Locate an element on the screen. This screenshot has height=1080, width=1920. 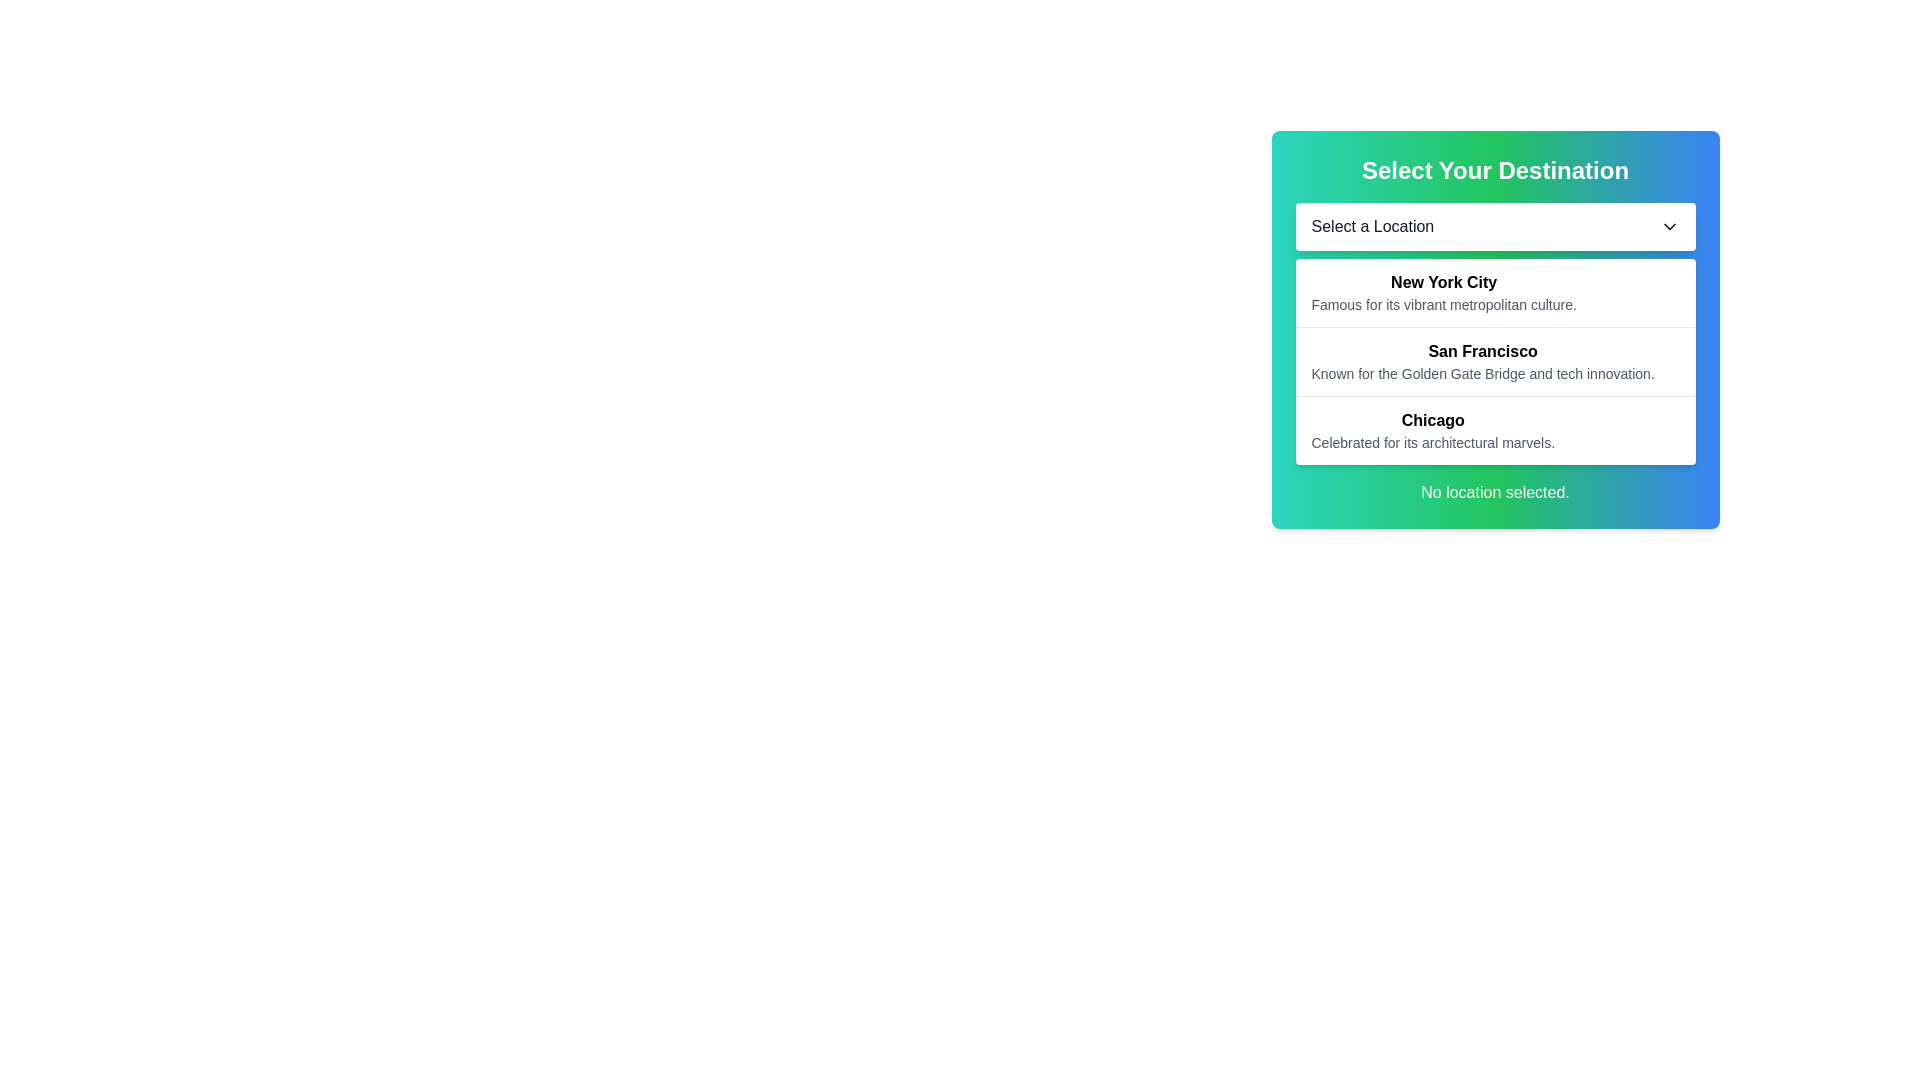
descriptive text for the option 'New York City' located below the bolded title in the selection menu titled 'Select Your Destination' is located at coordinates (1444, 304).